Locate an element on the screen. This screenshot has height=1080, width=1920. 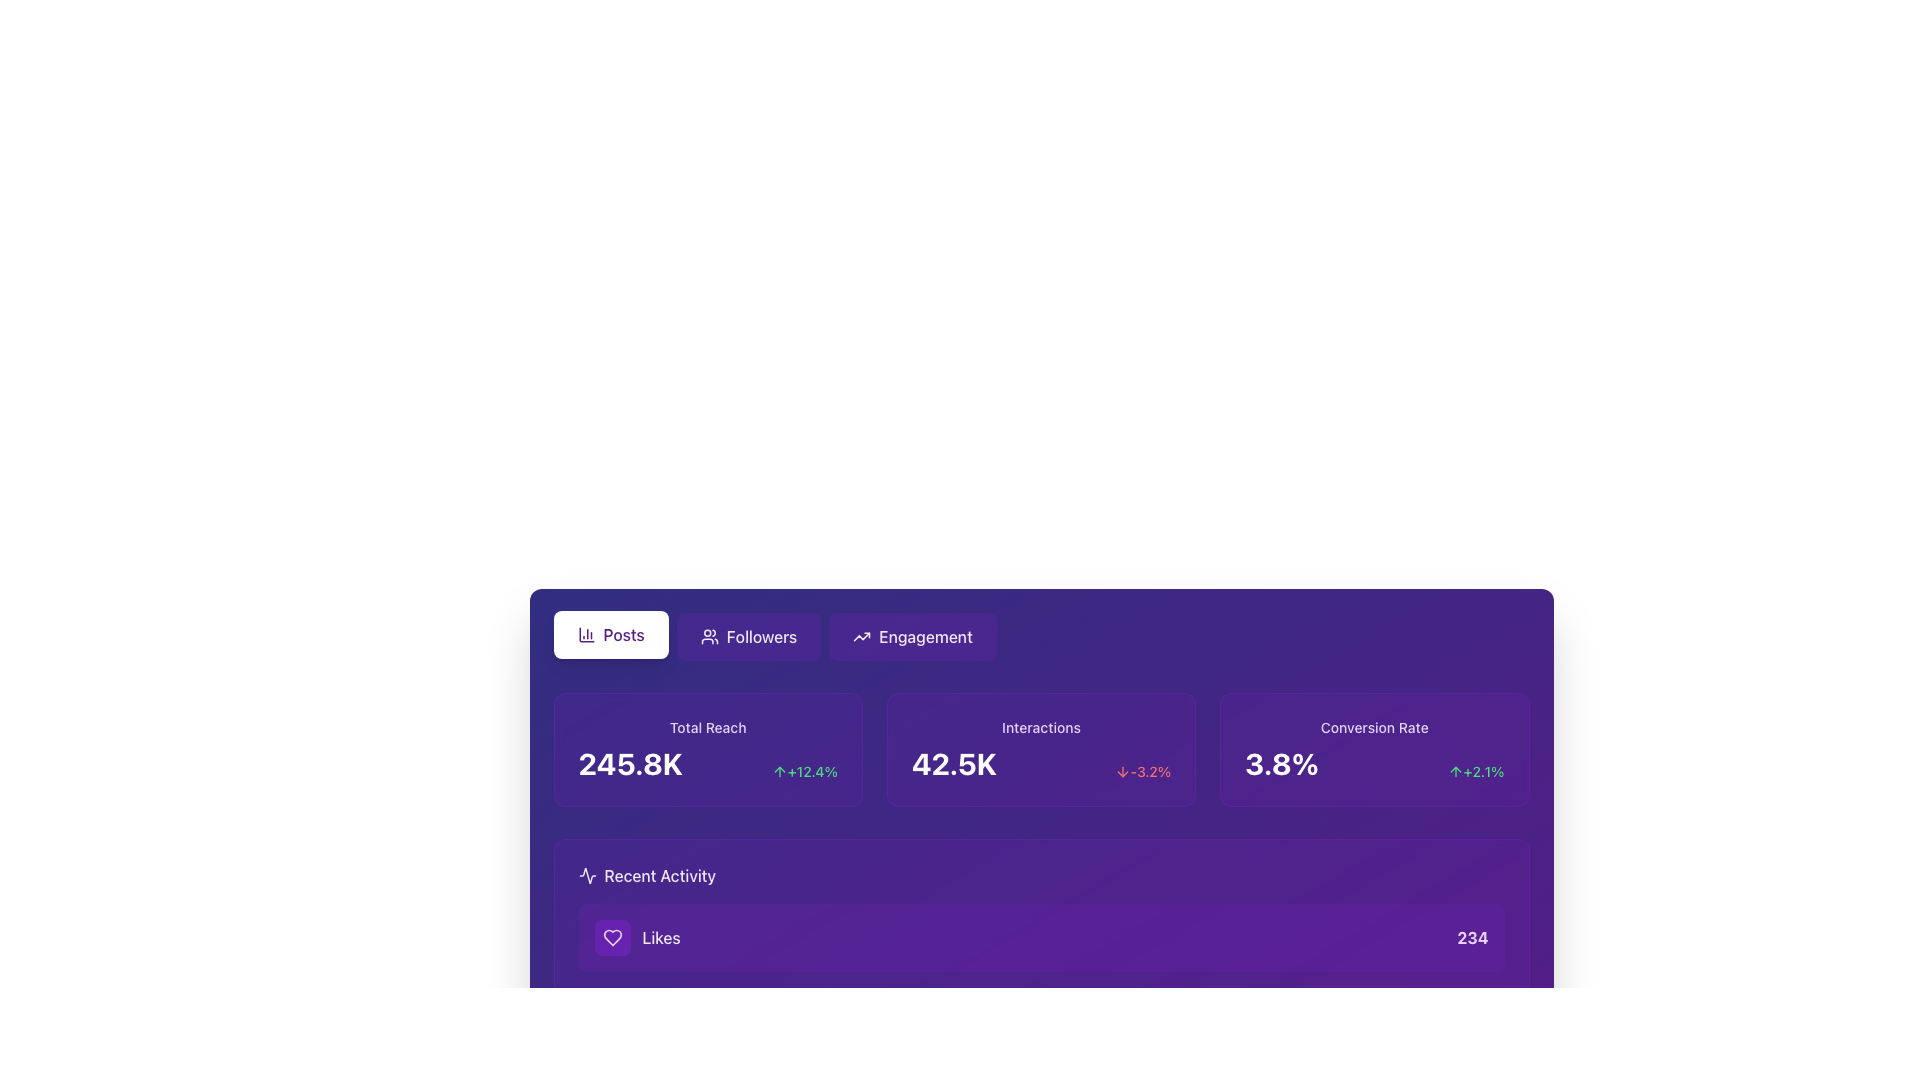
the 'Followers' label, which is positioned in the upper row of navigation buttons, between the 'Posts' and 'Engagement' buttons is located at coordinates (761, 636).